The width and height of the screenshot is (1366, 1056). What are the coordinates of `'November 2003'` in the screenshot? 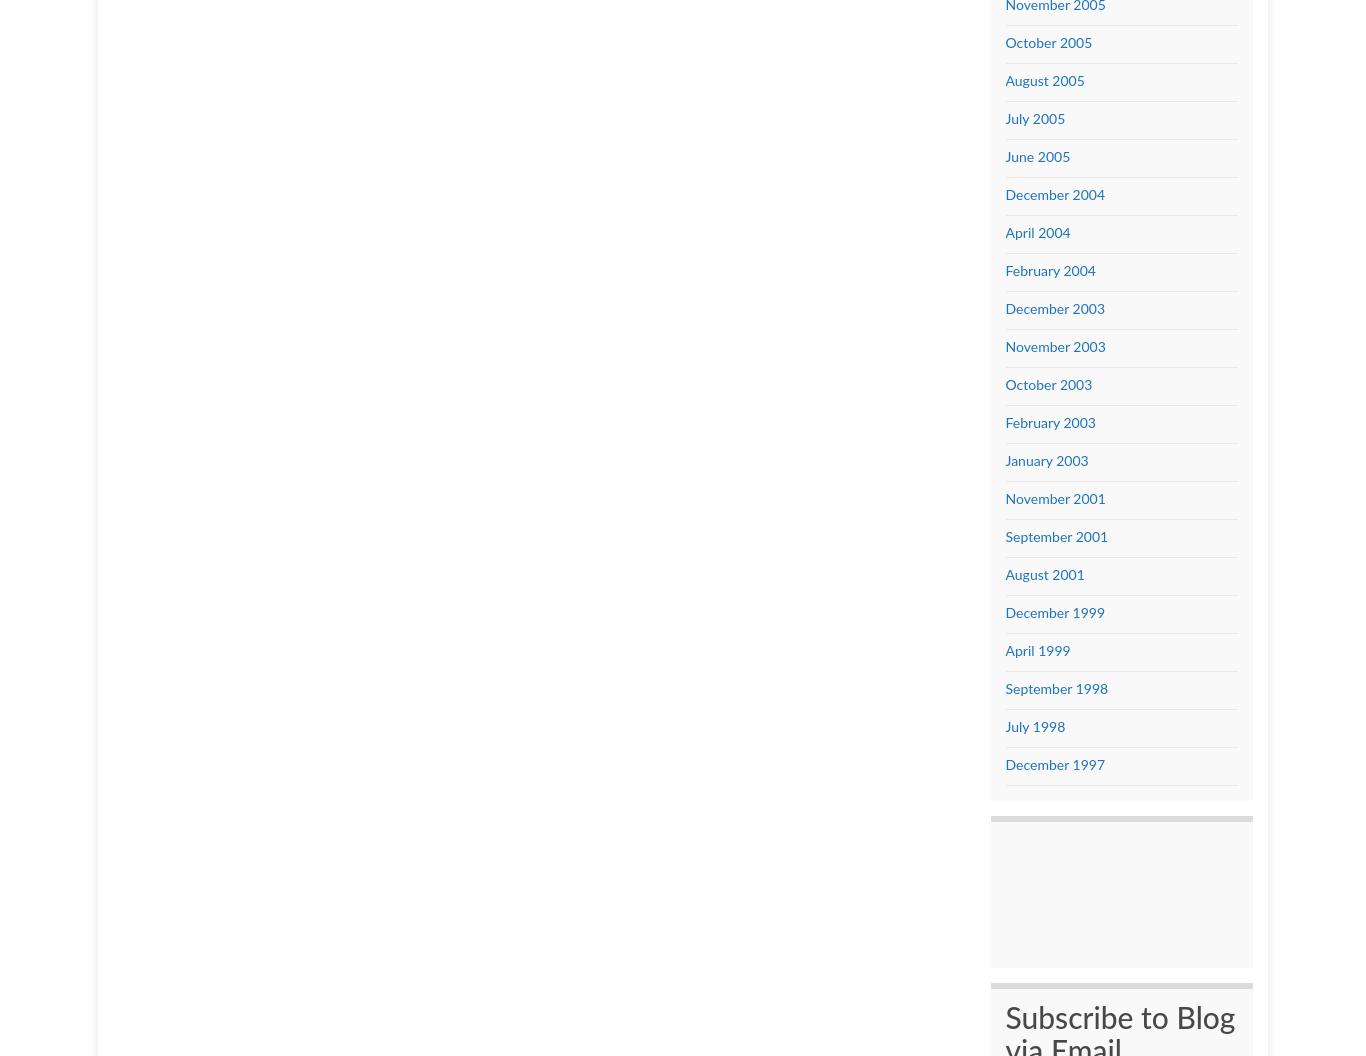 It's located at (1053, 346).